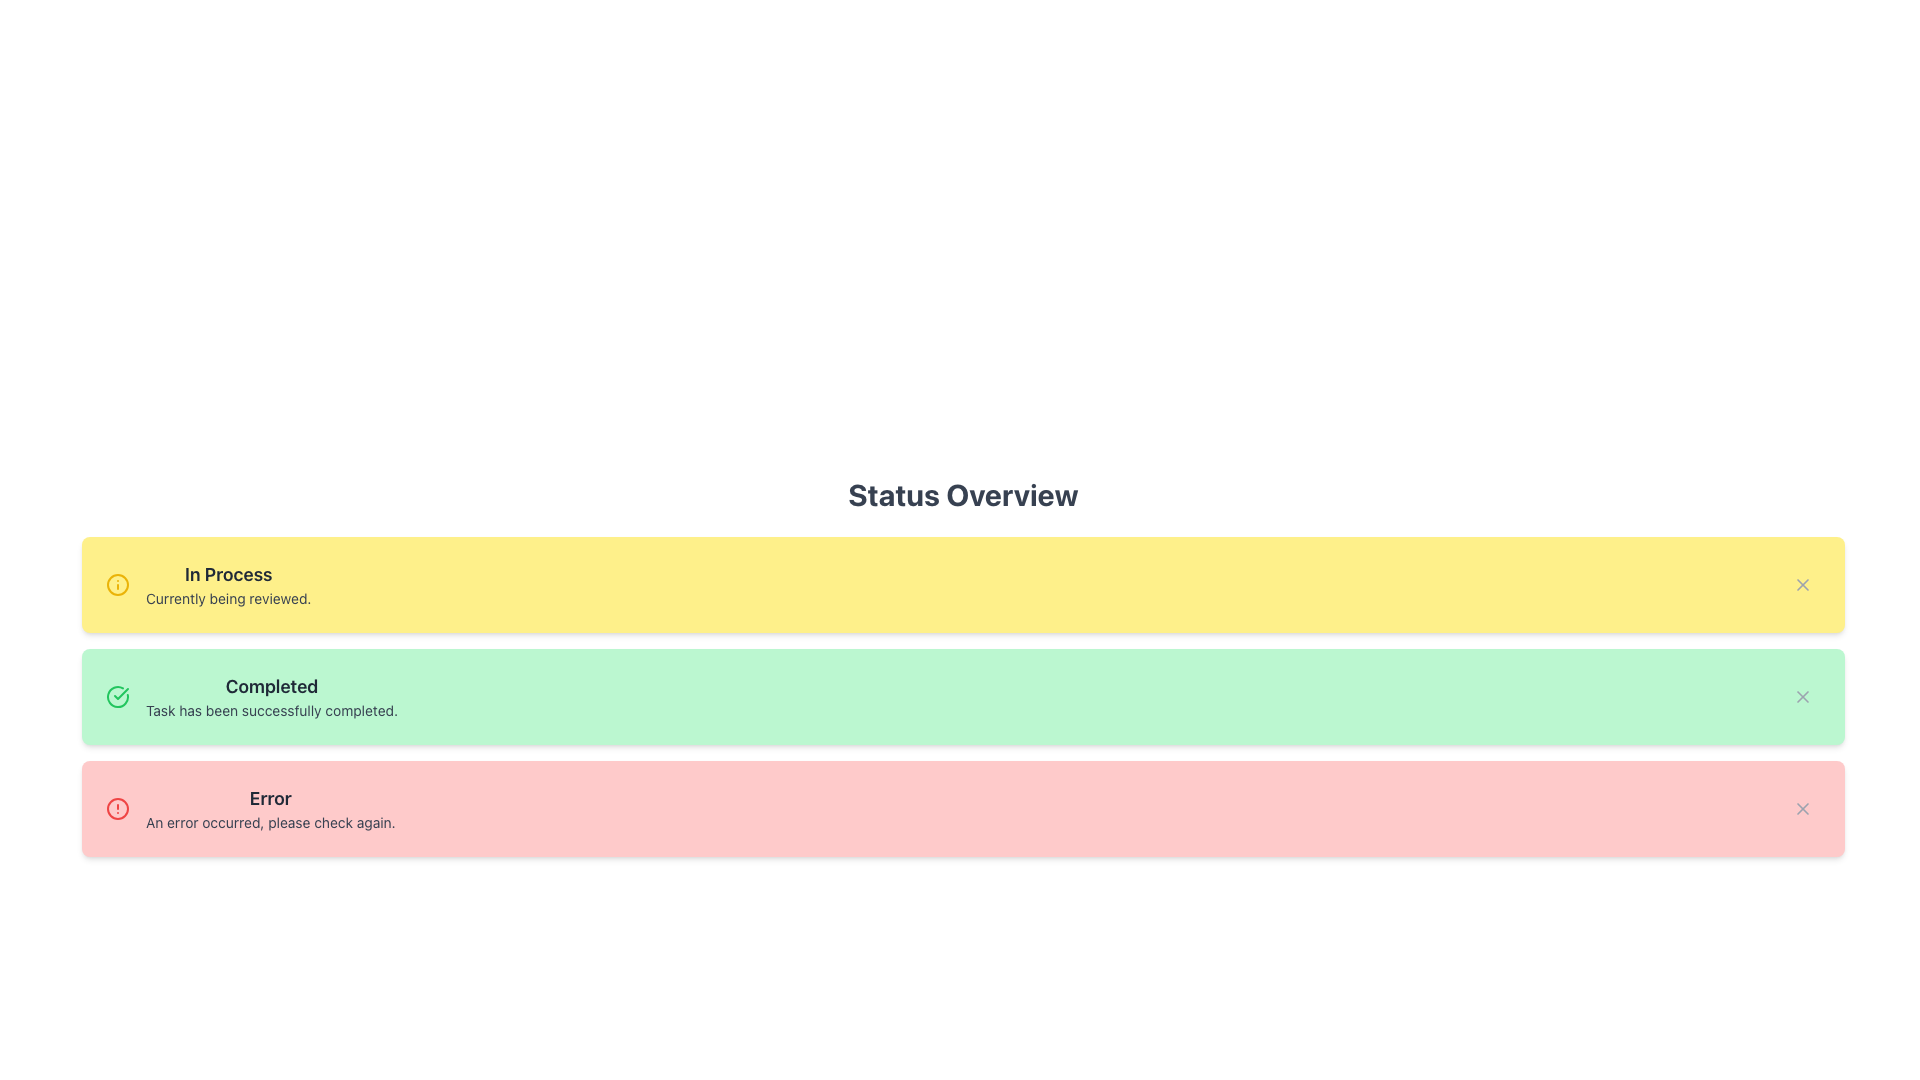 Image resolution: width=1920 pixels, height=1080 pixels. Describe the element at coordinates (117, 696) in the screenshot. I see `the green circular icon with a checkmark in the center, which is part of the 'Completed' section in the vertical list of status boxes` at that location.